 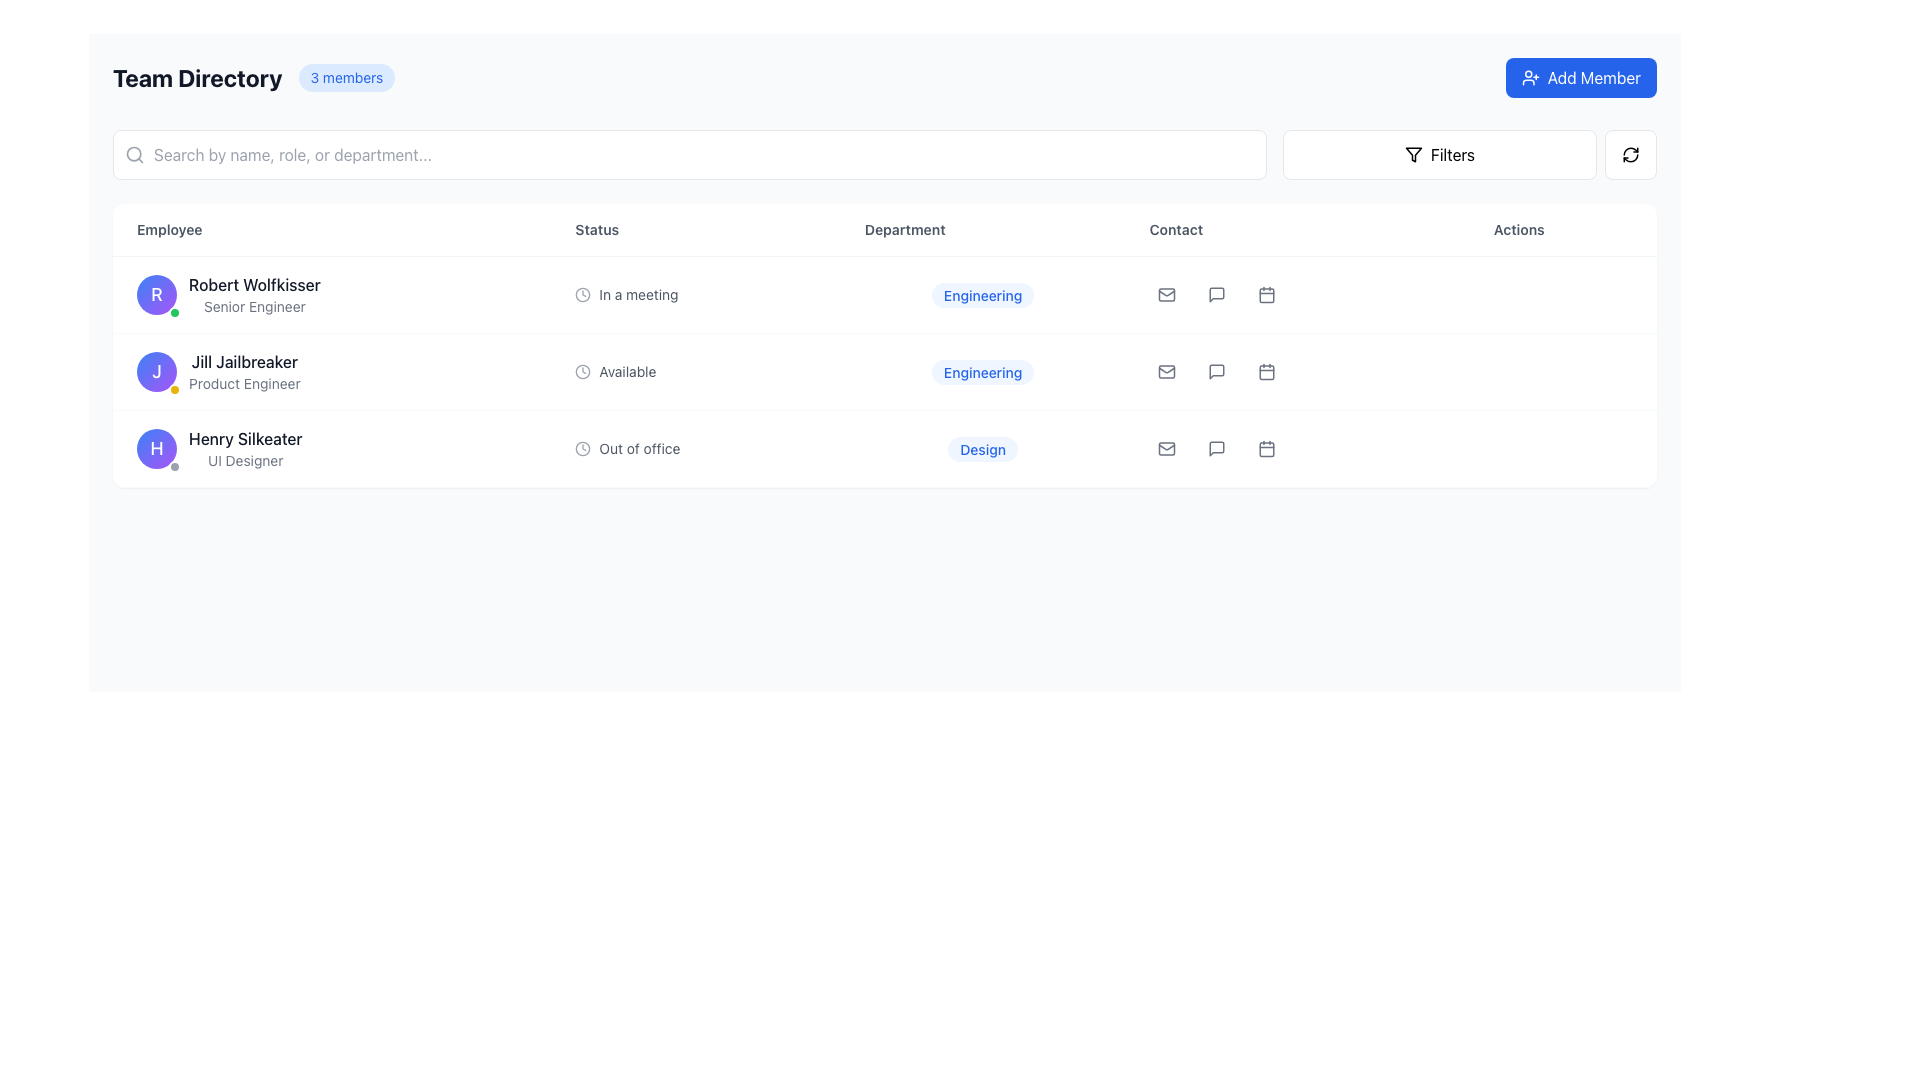 What do you see at coordinates (1166, 371) in the screenshot?
I see `the envelope-like icon representing email functionality located in the 'Contact' column of the table, specifically in the second row for 'Jill Jailbreaker'` at bounding box center [1166, 371].